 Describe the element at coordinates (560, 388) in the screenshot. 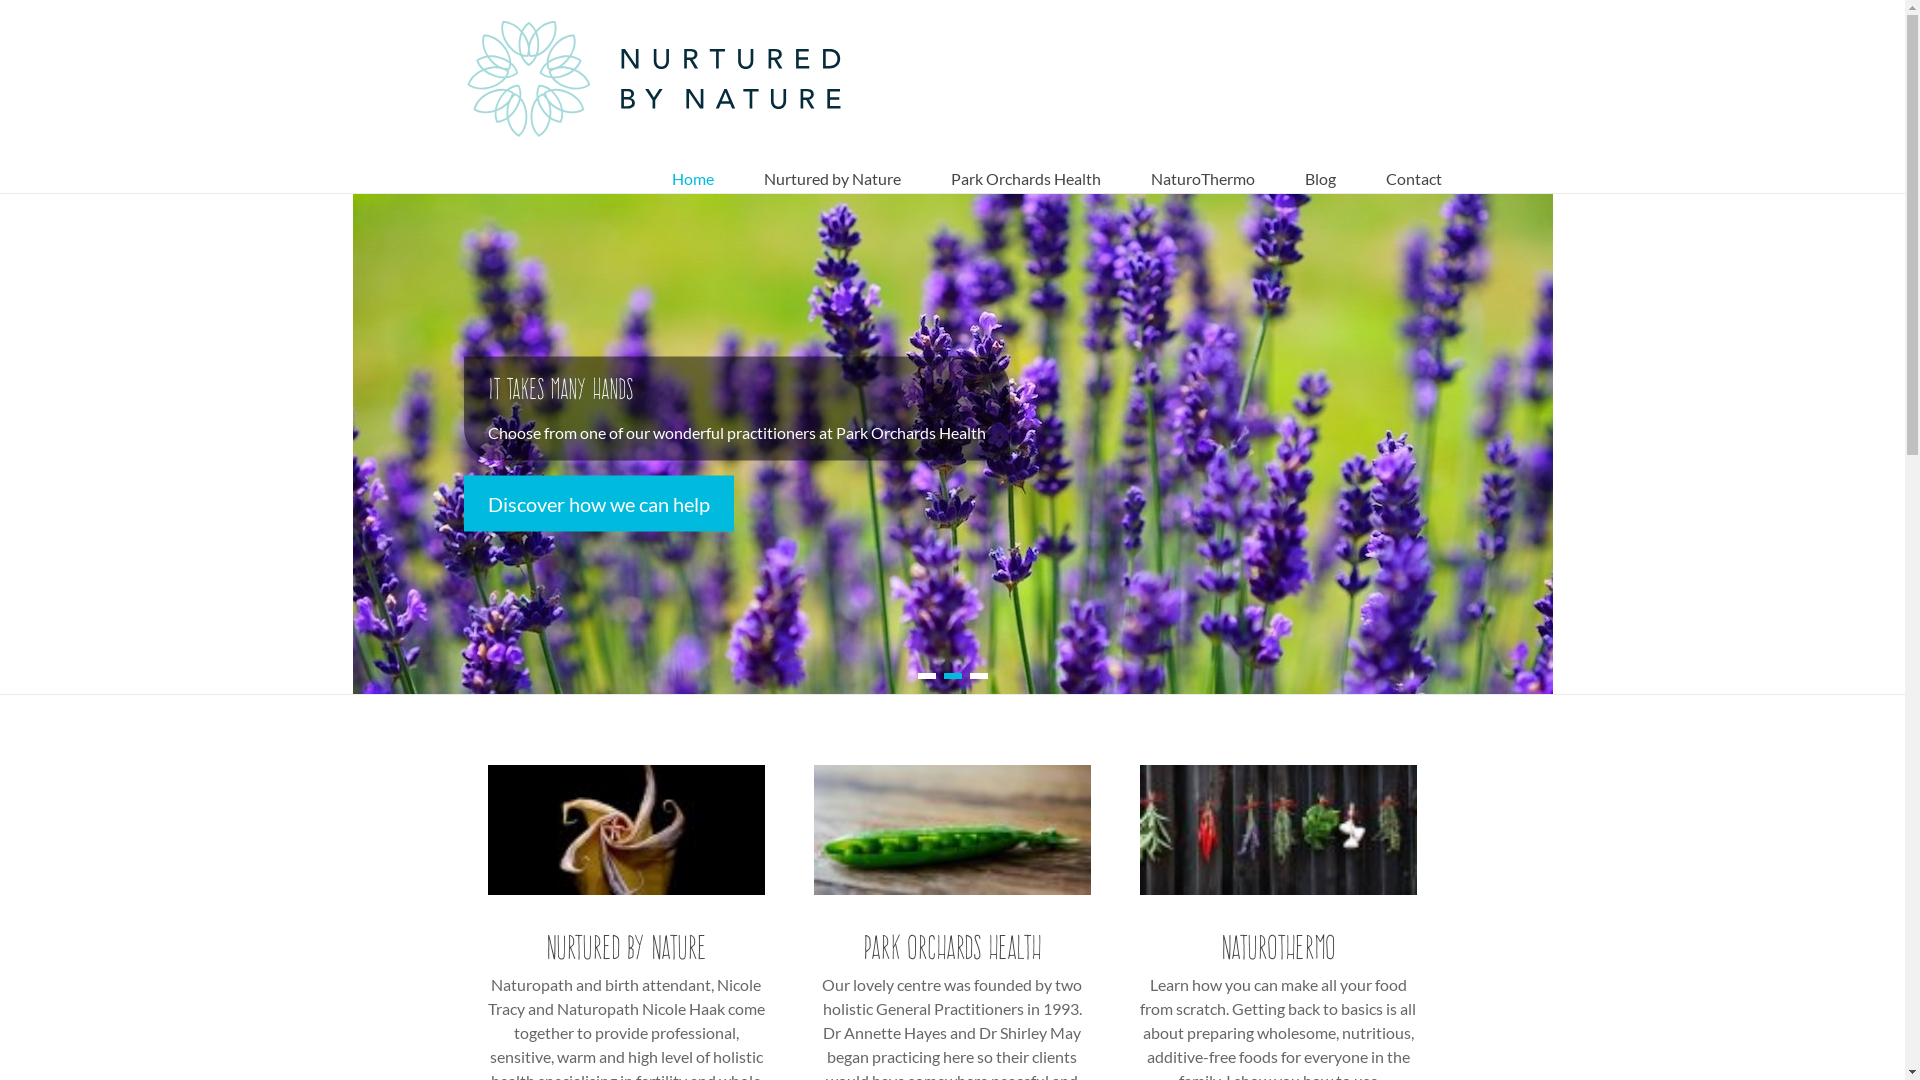

I see `'It takes many hands'` at that location.